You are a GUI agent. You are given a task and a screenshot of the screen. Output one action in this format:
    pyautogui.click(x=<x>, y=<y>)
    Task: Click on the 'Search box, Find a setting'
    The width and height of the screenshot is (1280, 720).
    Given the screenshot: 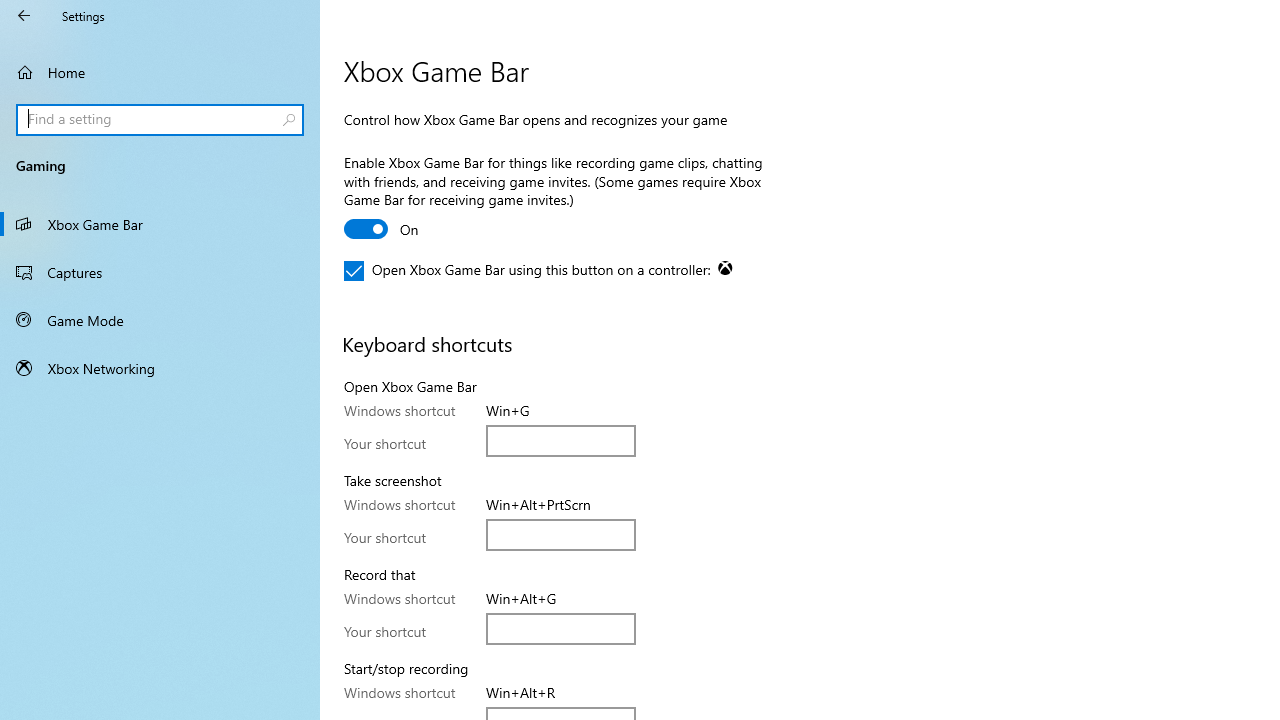 What is the action you would take?
    pyautogui.click(x=160, y=119)
    